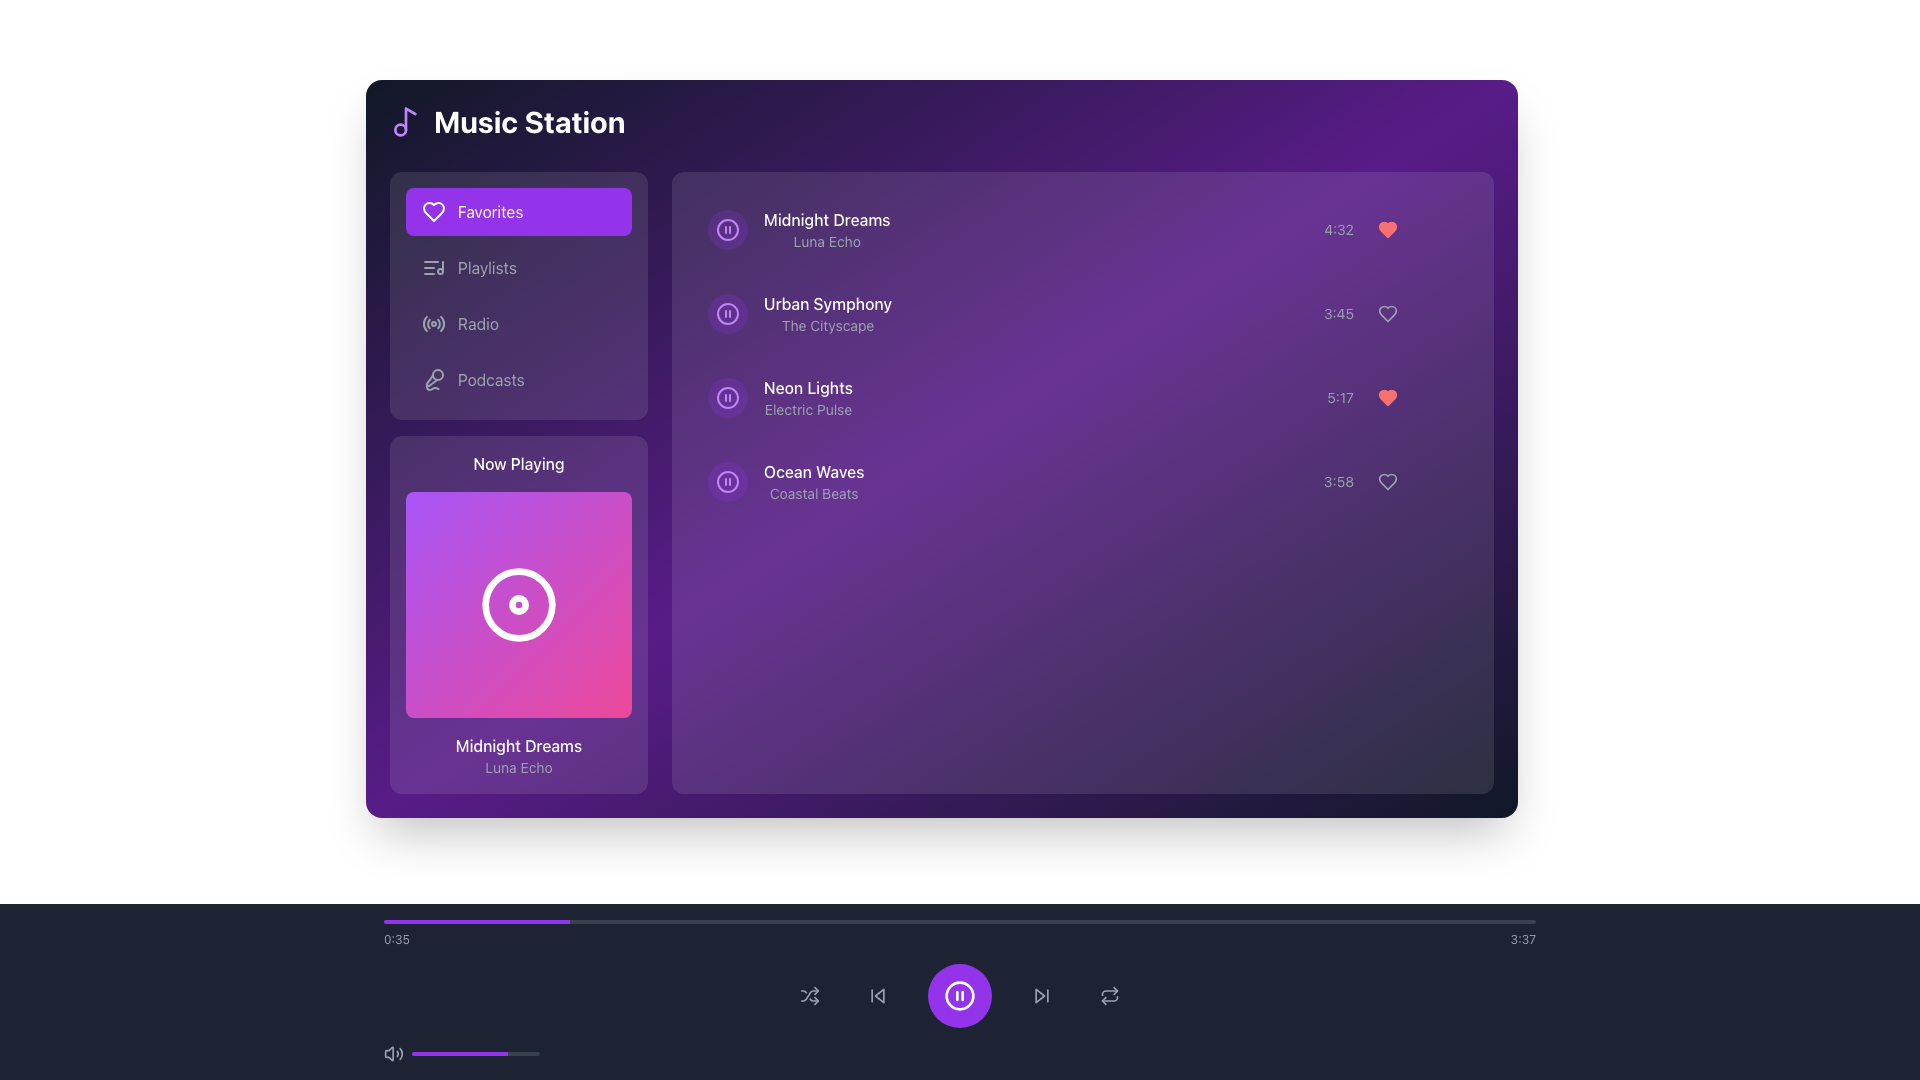 The width and height of the screenshot is (1920, 1080). What do you see at coordinates (518, 756) in the screenshot?
I see `the text display showing the title and subtitle of the currently playing song by moving the cursor to its center for reading` at bounding box center [518, 756].